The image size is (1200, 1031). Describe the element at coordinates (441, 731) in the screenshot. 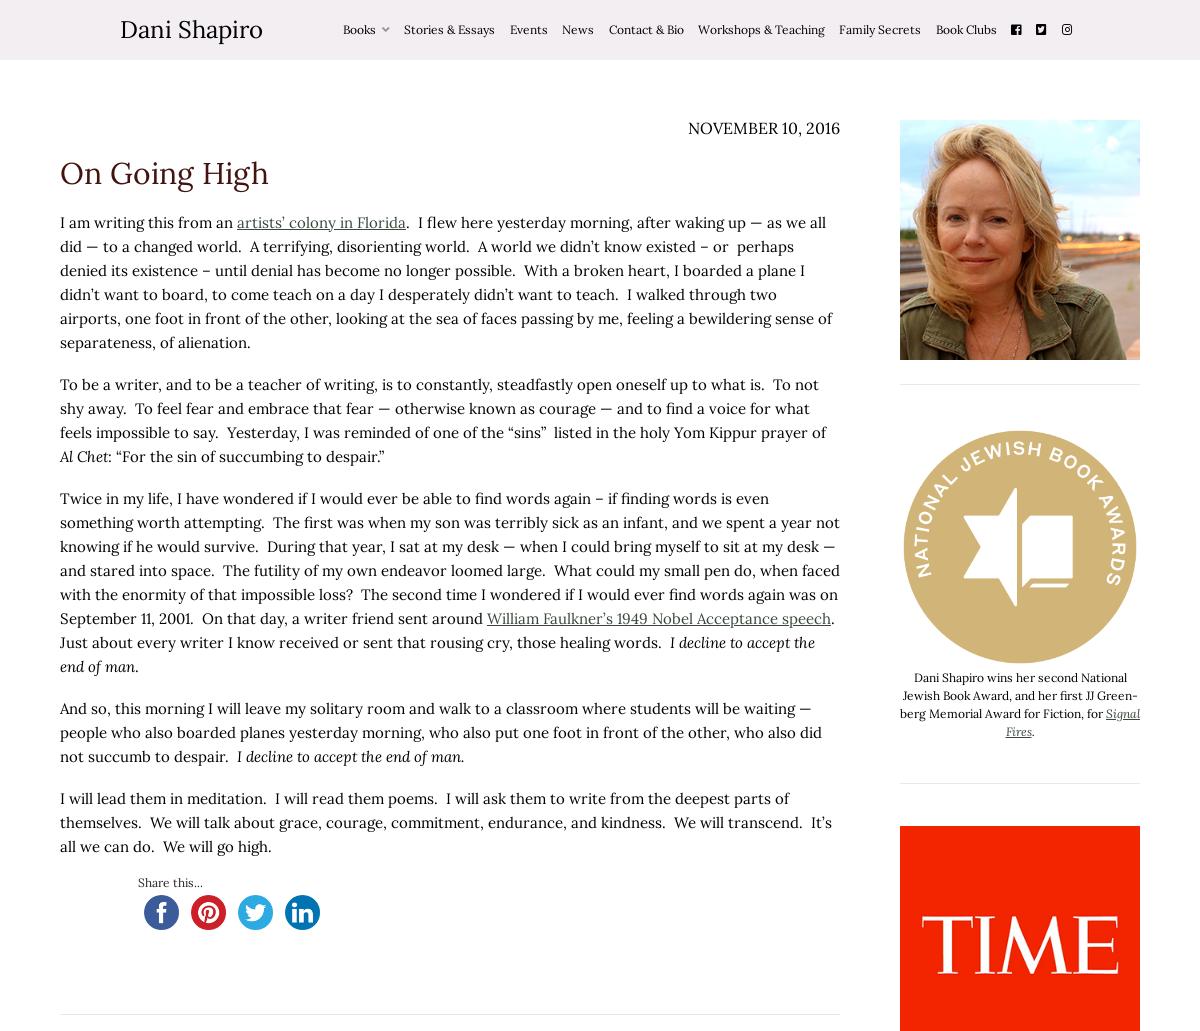

I see `'And so, this morning I will leave my solitary room and walk to a classroom where students will be waiting — people who also boarded planes yesterday morning, who also put one foot in front of the other, who also did not succumb to despair.'` at that location.